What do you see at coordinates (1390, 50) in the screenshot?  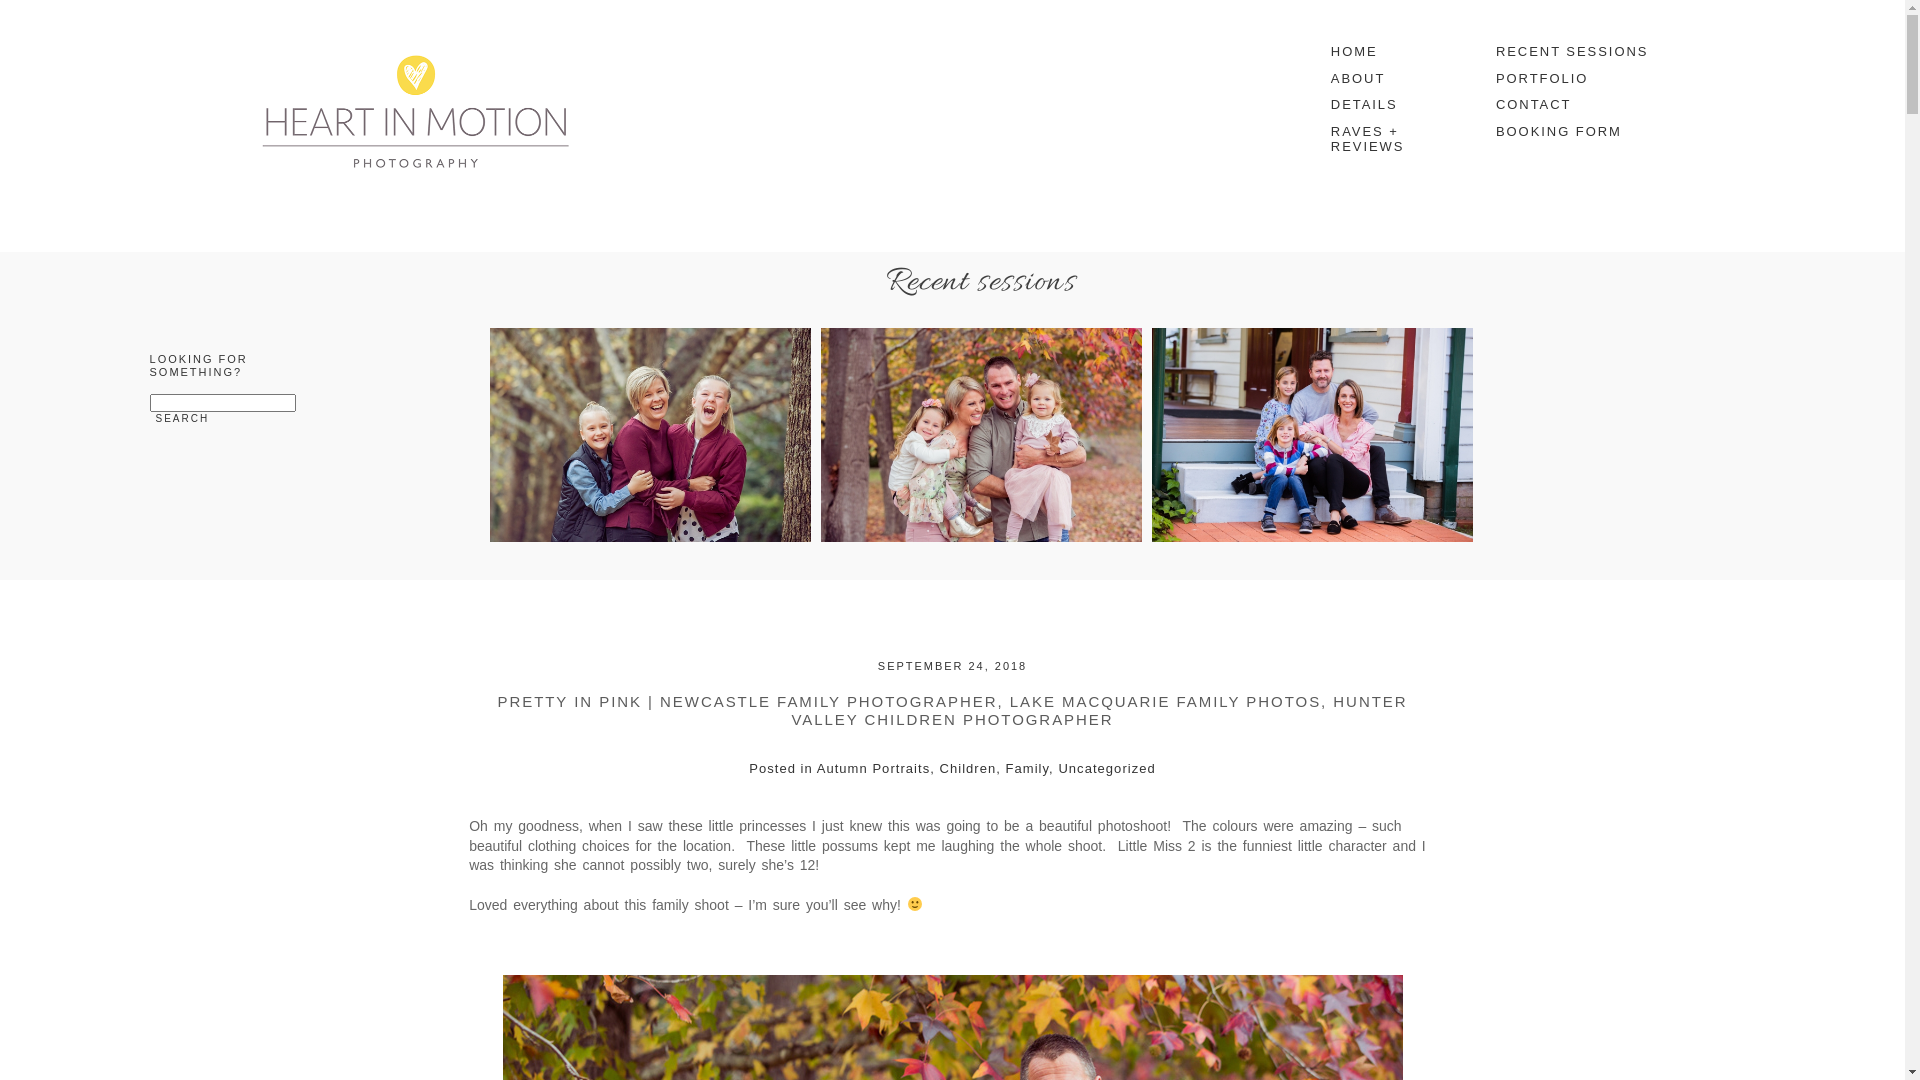 I see `'HOME'` at bounding box center [1390, 50].